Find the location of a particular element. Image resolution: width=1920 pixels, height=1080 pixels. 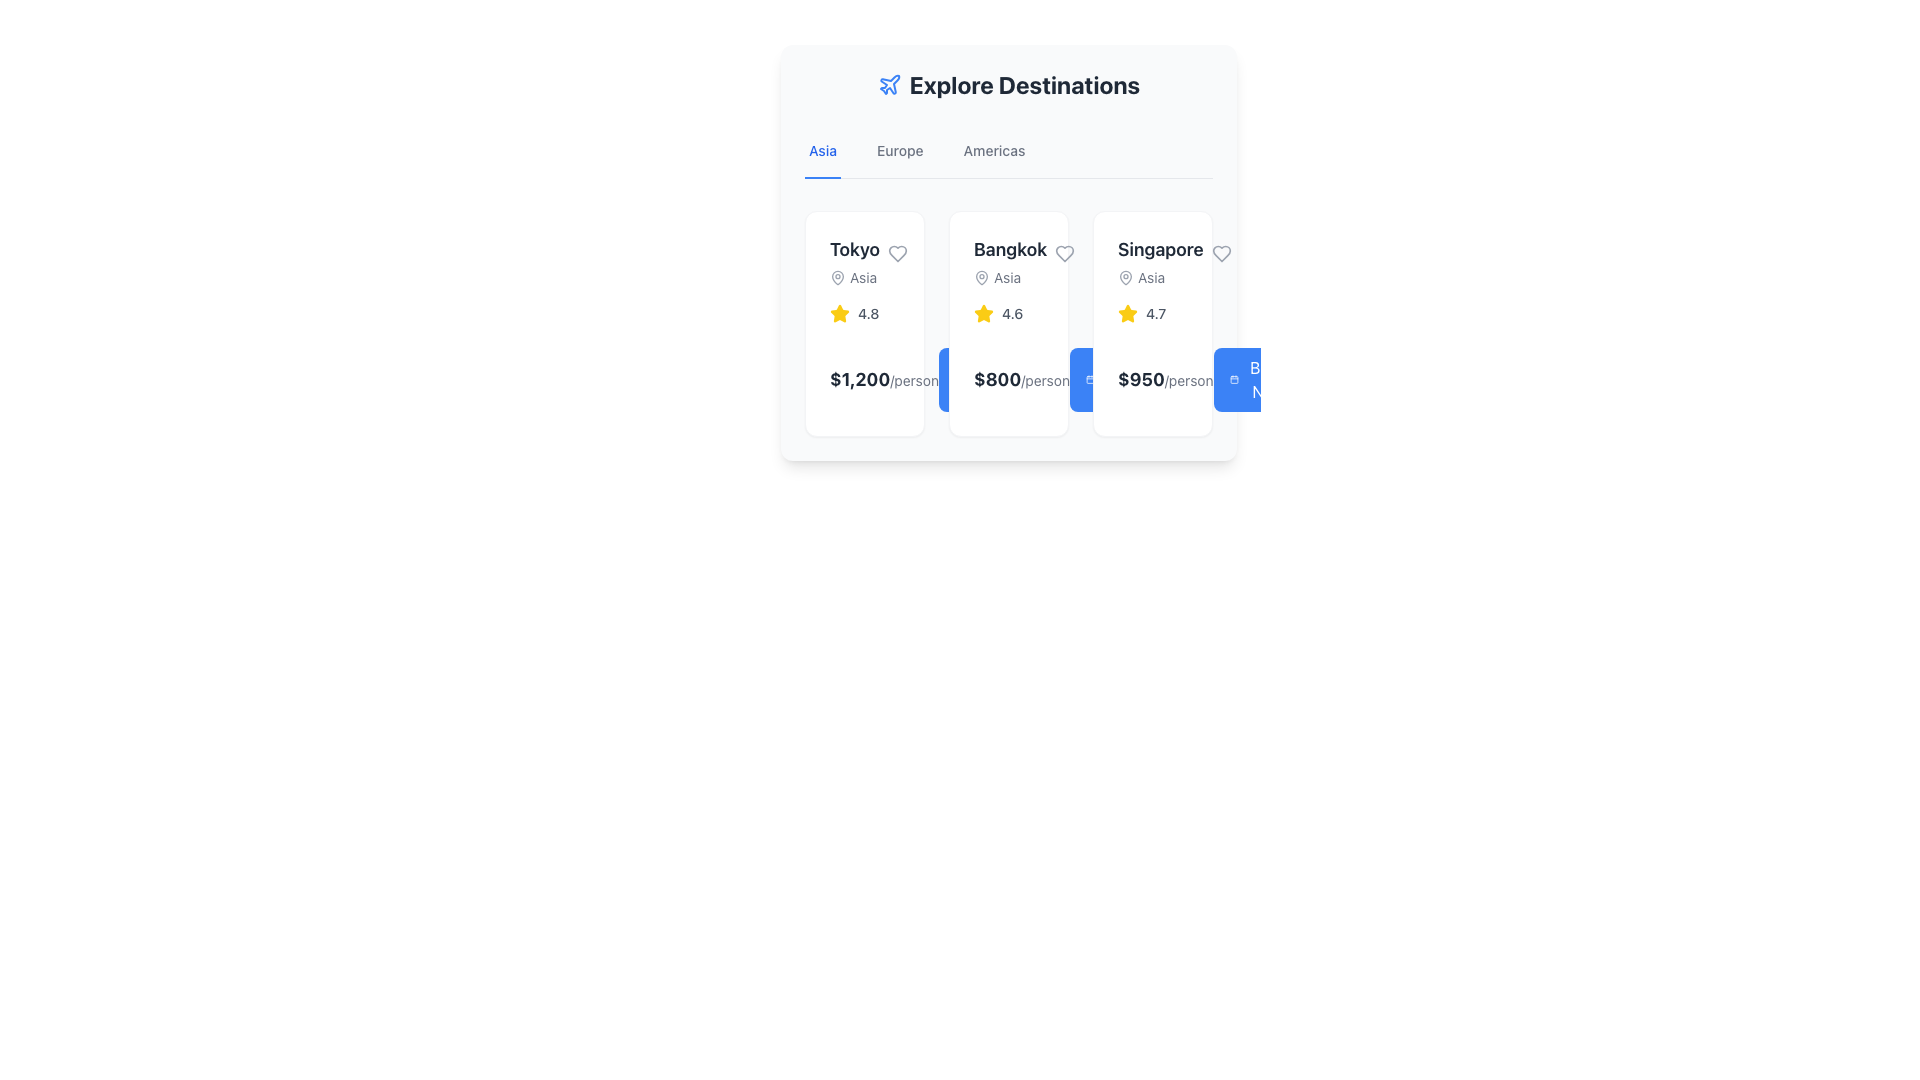

the small text label that reads '/person', which is styled in light gray and appears immediately to the right of the price '$950' in the third card of the 'Asia' section for 'Singapore' is located at coordinates (1189, 380).